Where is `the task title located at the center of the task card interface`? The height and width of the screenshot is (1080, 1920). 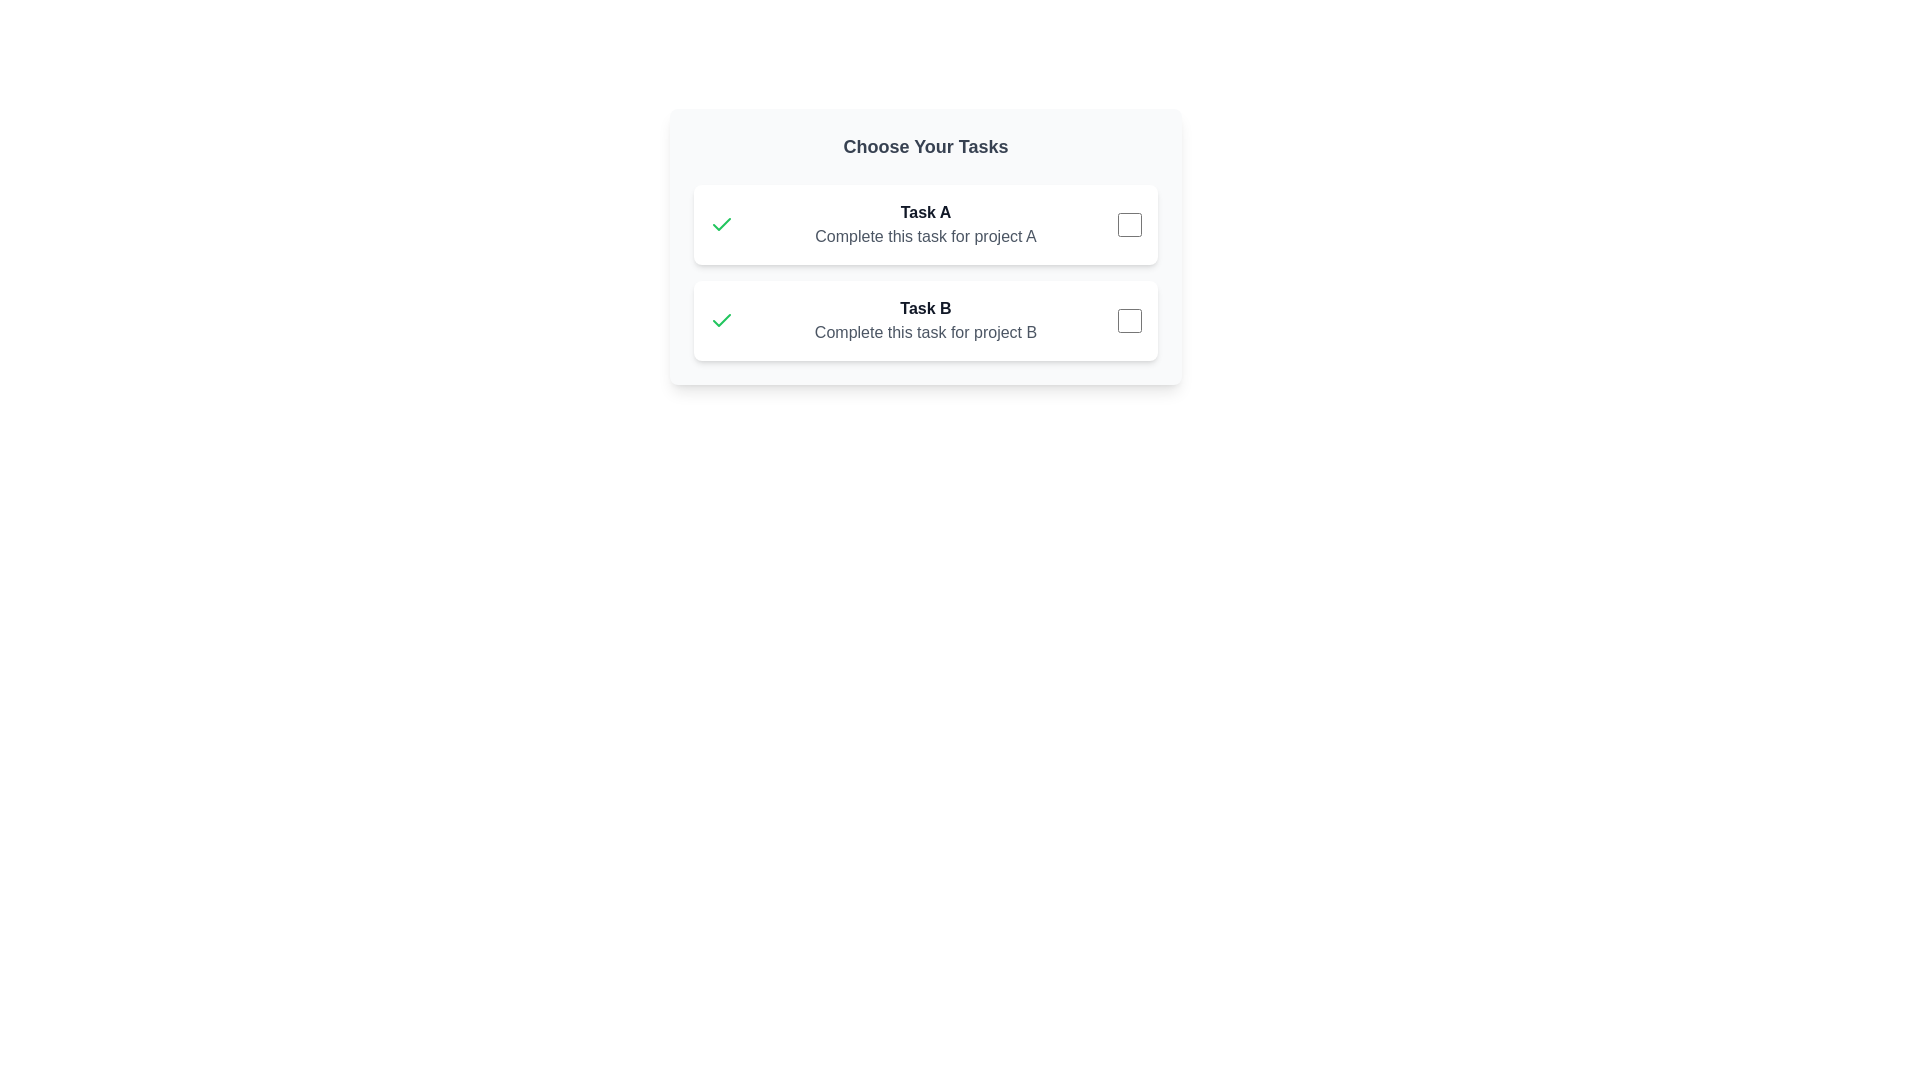 the task title located at the center of the task card interface is located at coordinates (925, 245).